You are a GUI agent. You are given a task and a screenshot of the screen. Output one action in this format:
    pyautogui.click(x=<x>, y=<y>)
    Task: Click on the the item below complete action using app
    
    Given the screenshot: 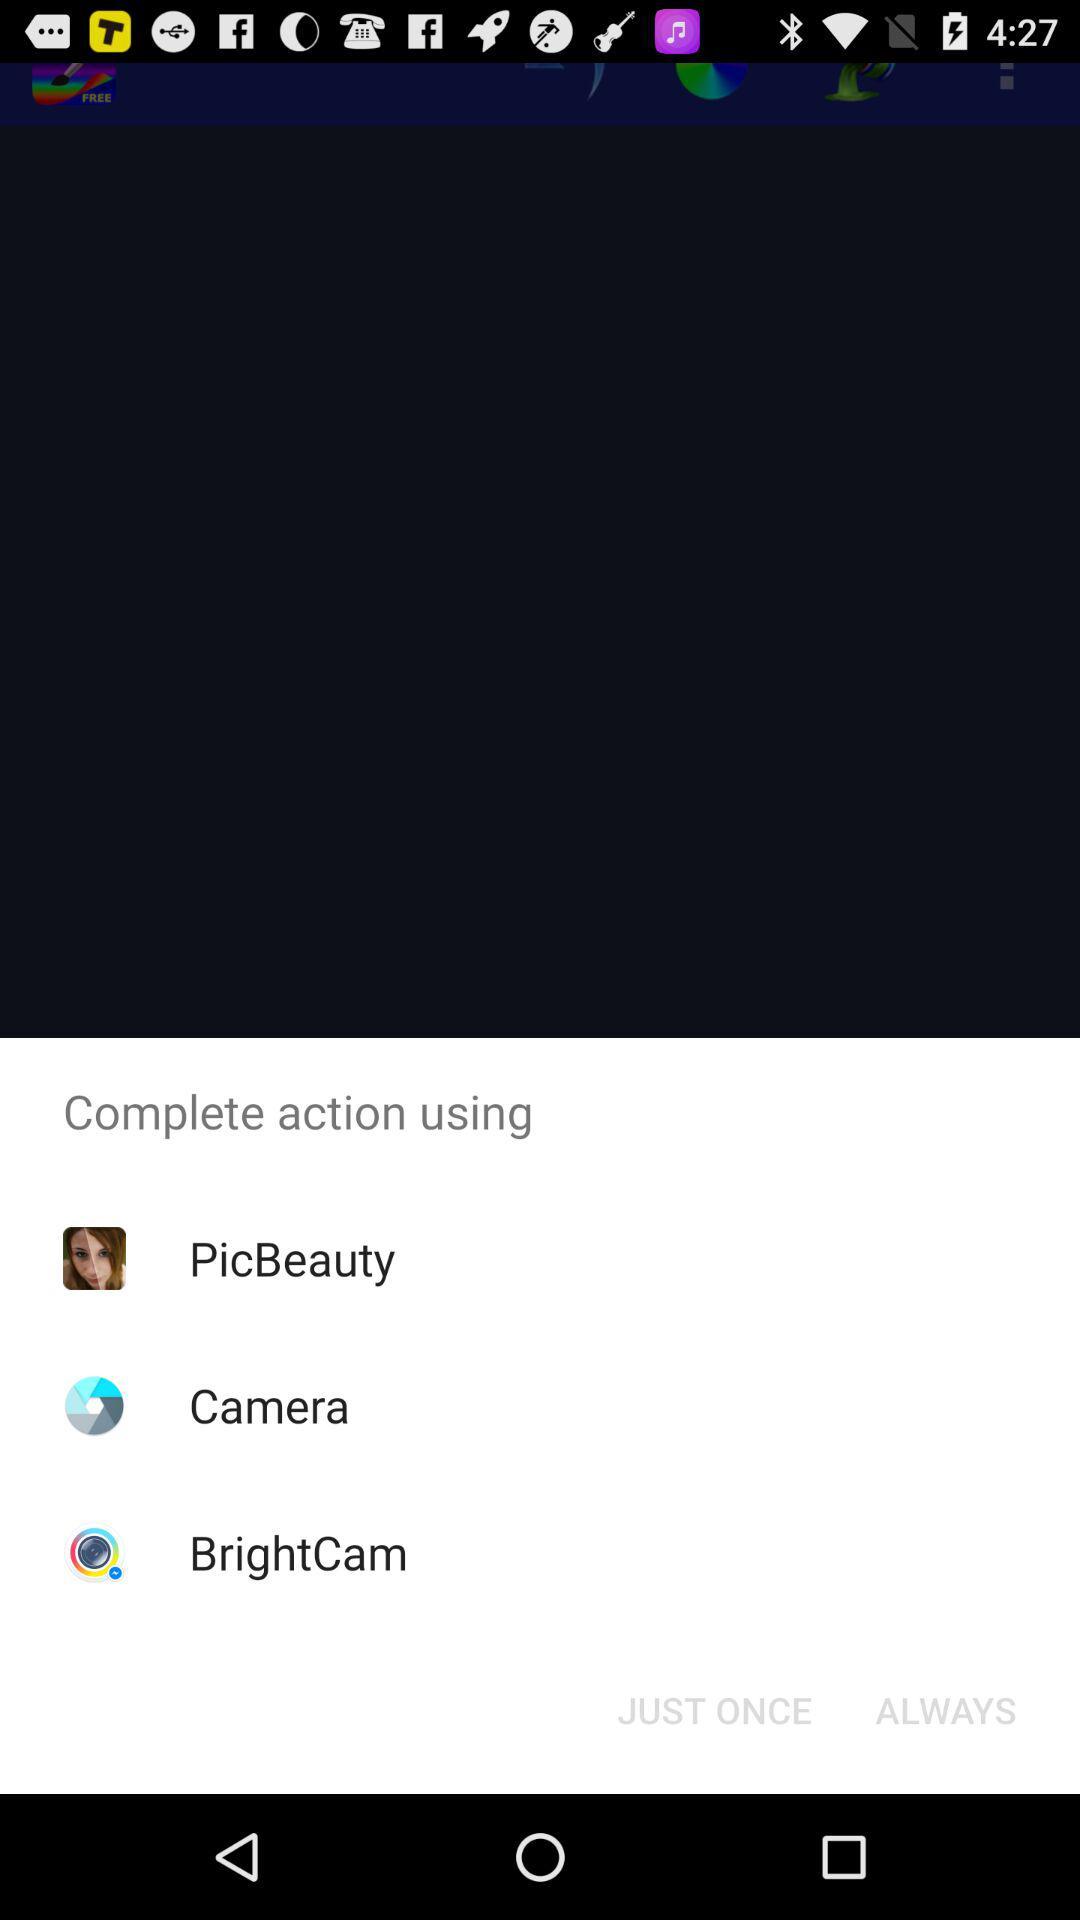 What is the action you would take?
    pyautogui.click(x=945, y=1708)
    